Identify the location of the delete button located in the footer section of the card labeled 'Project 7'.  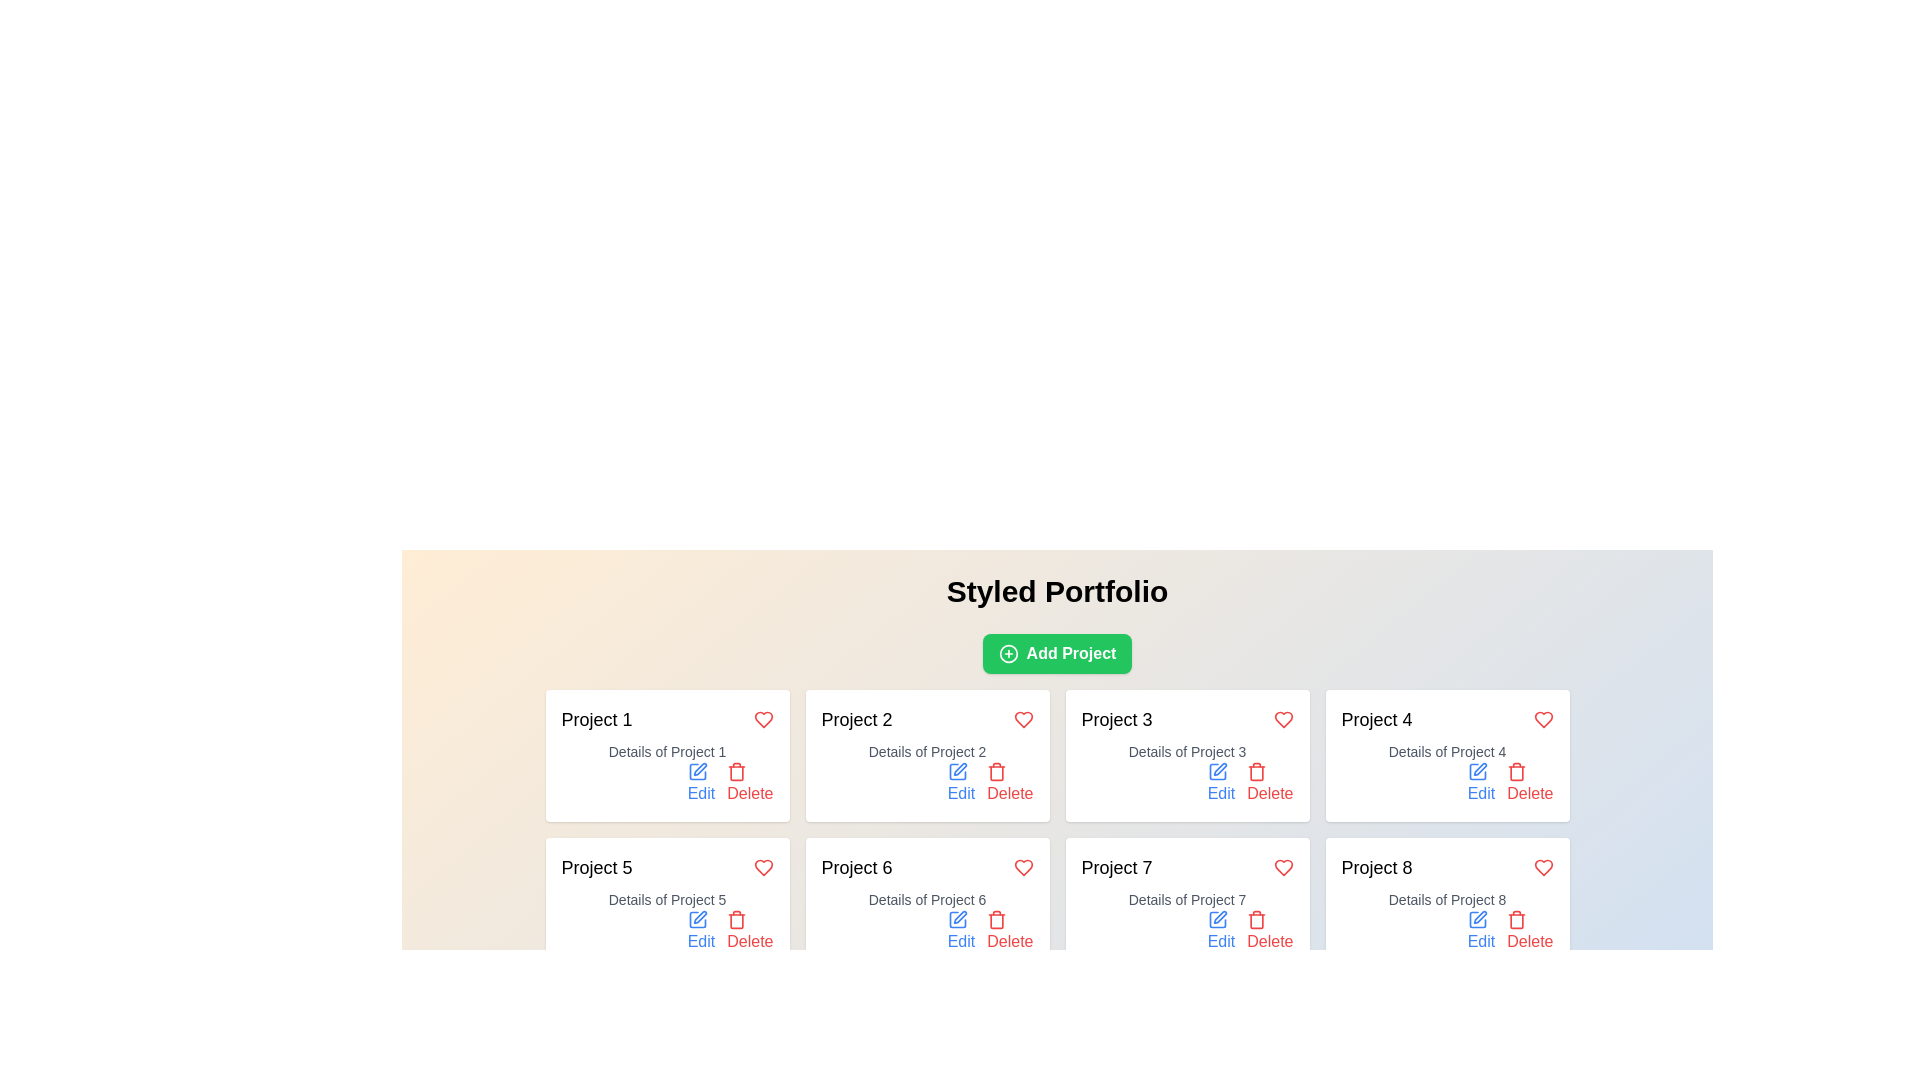
(1269, 932).